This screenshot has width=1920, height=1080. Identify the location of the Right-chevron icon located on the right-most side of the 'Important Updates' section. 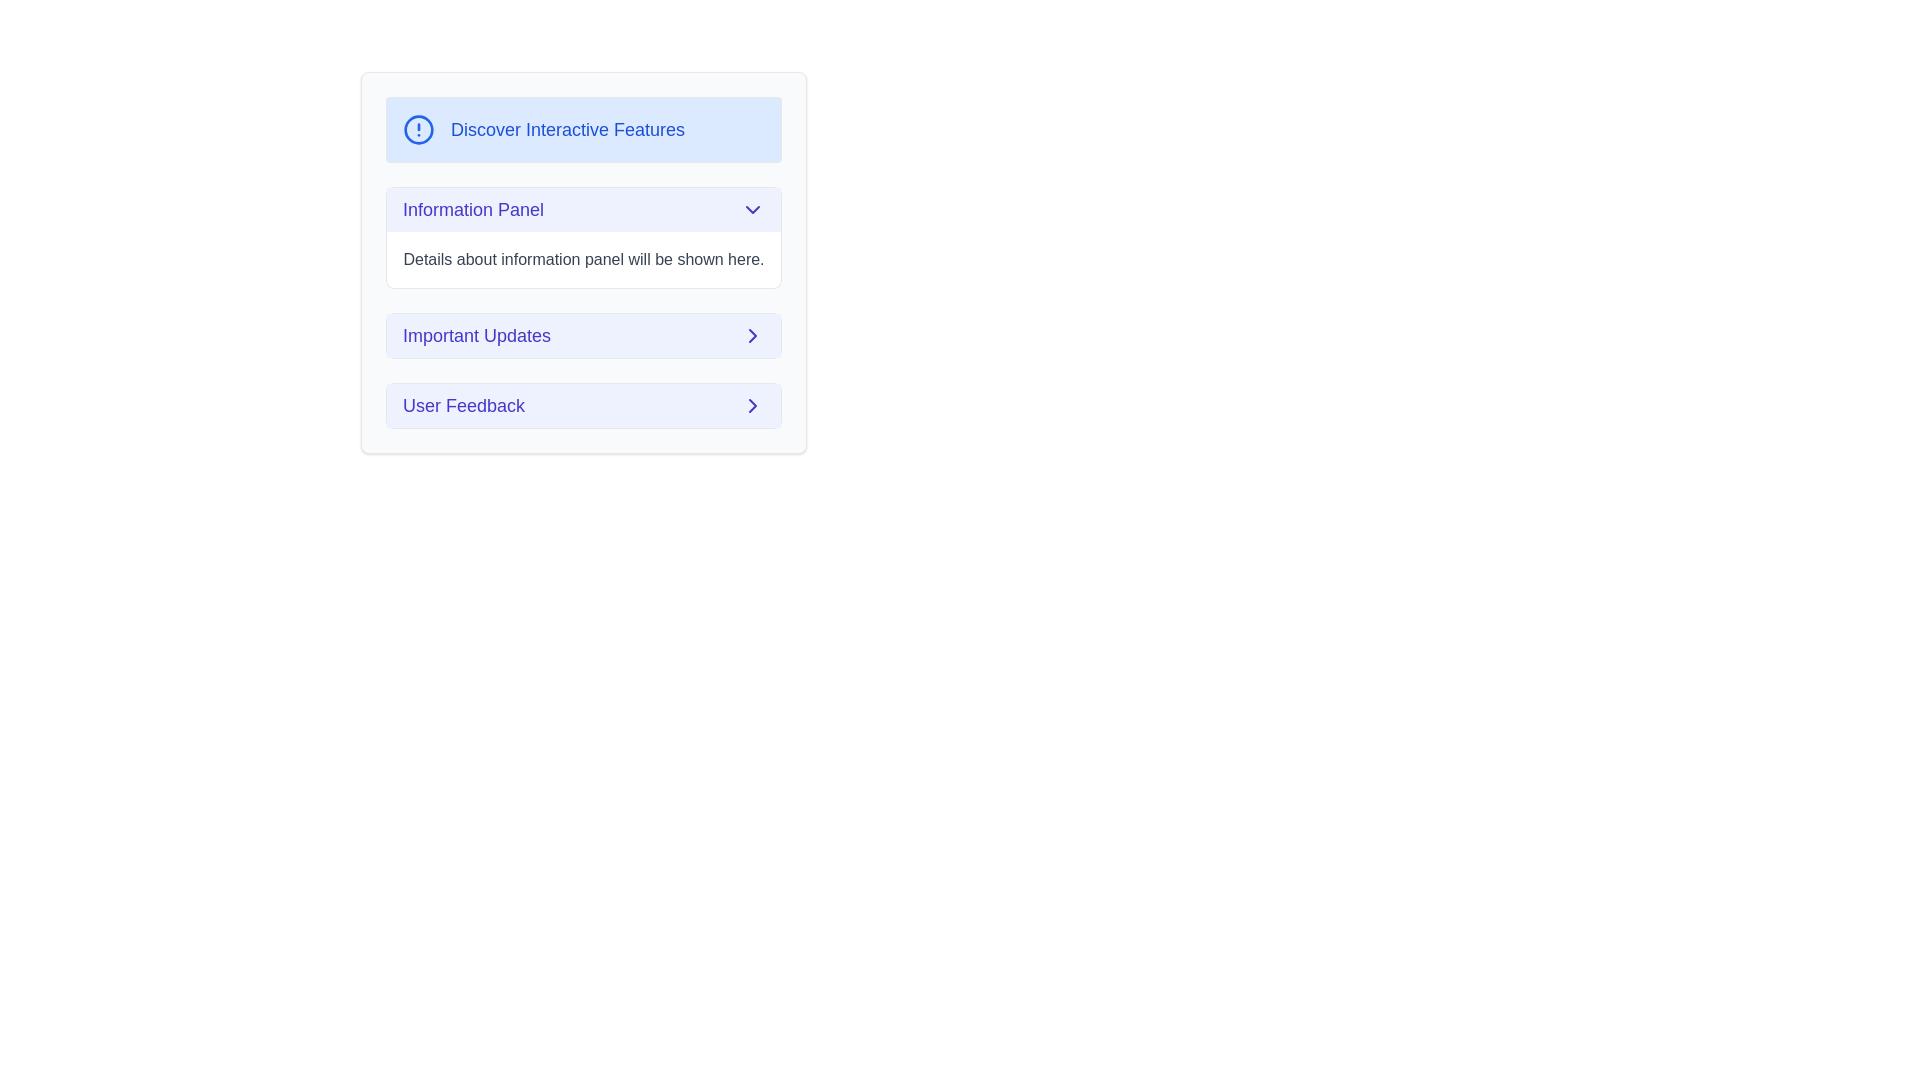
(752, 334).